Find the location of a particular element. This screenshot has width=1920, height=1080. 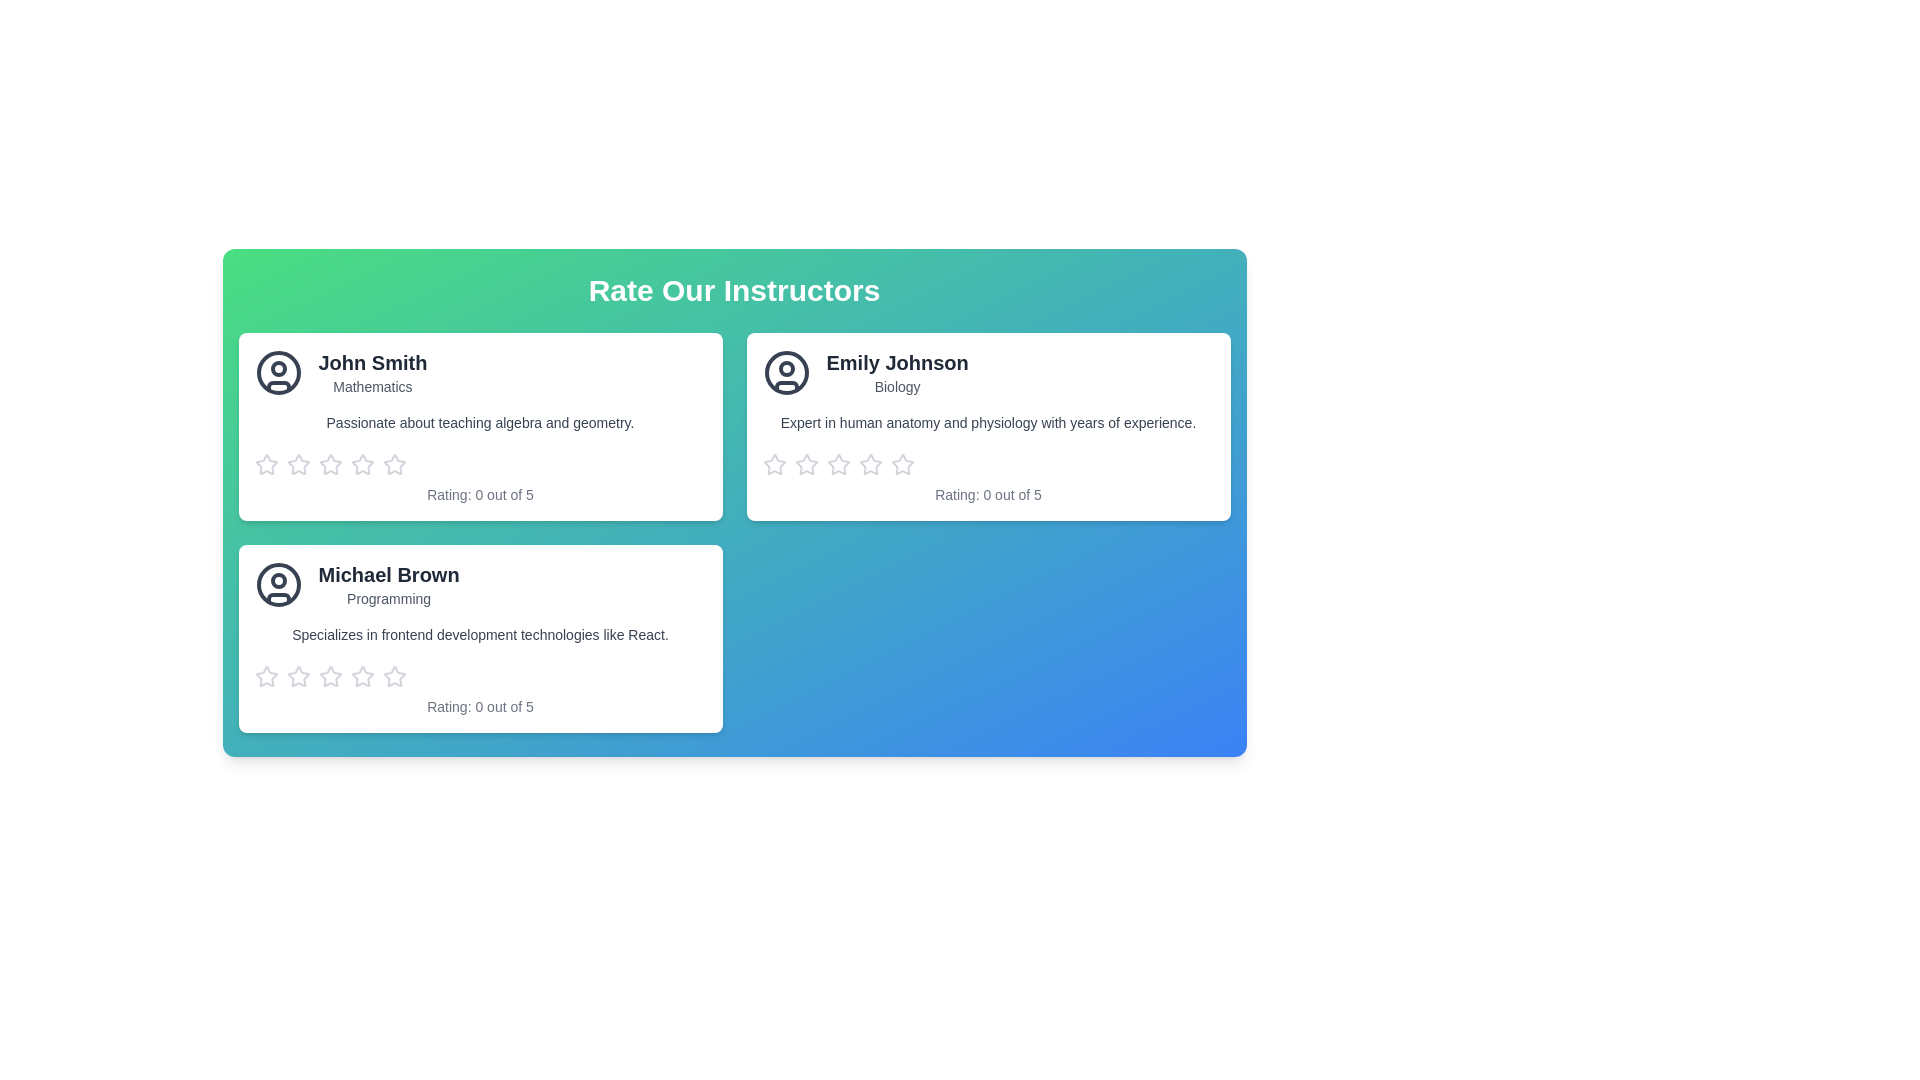

the first rating star icon for 'John Smith' is located at coordinates (330, 464).